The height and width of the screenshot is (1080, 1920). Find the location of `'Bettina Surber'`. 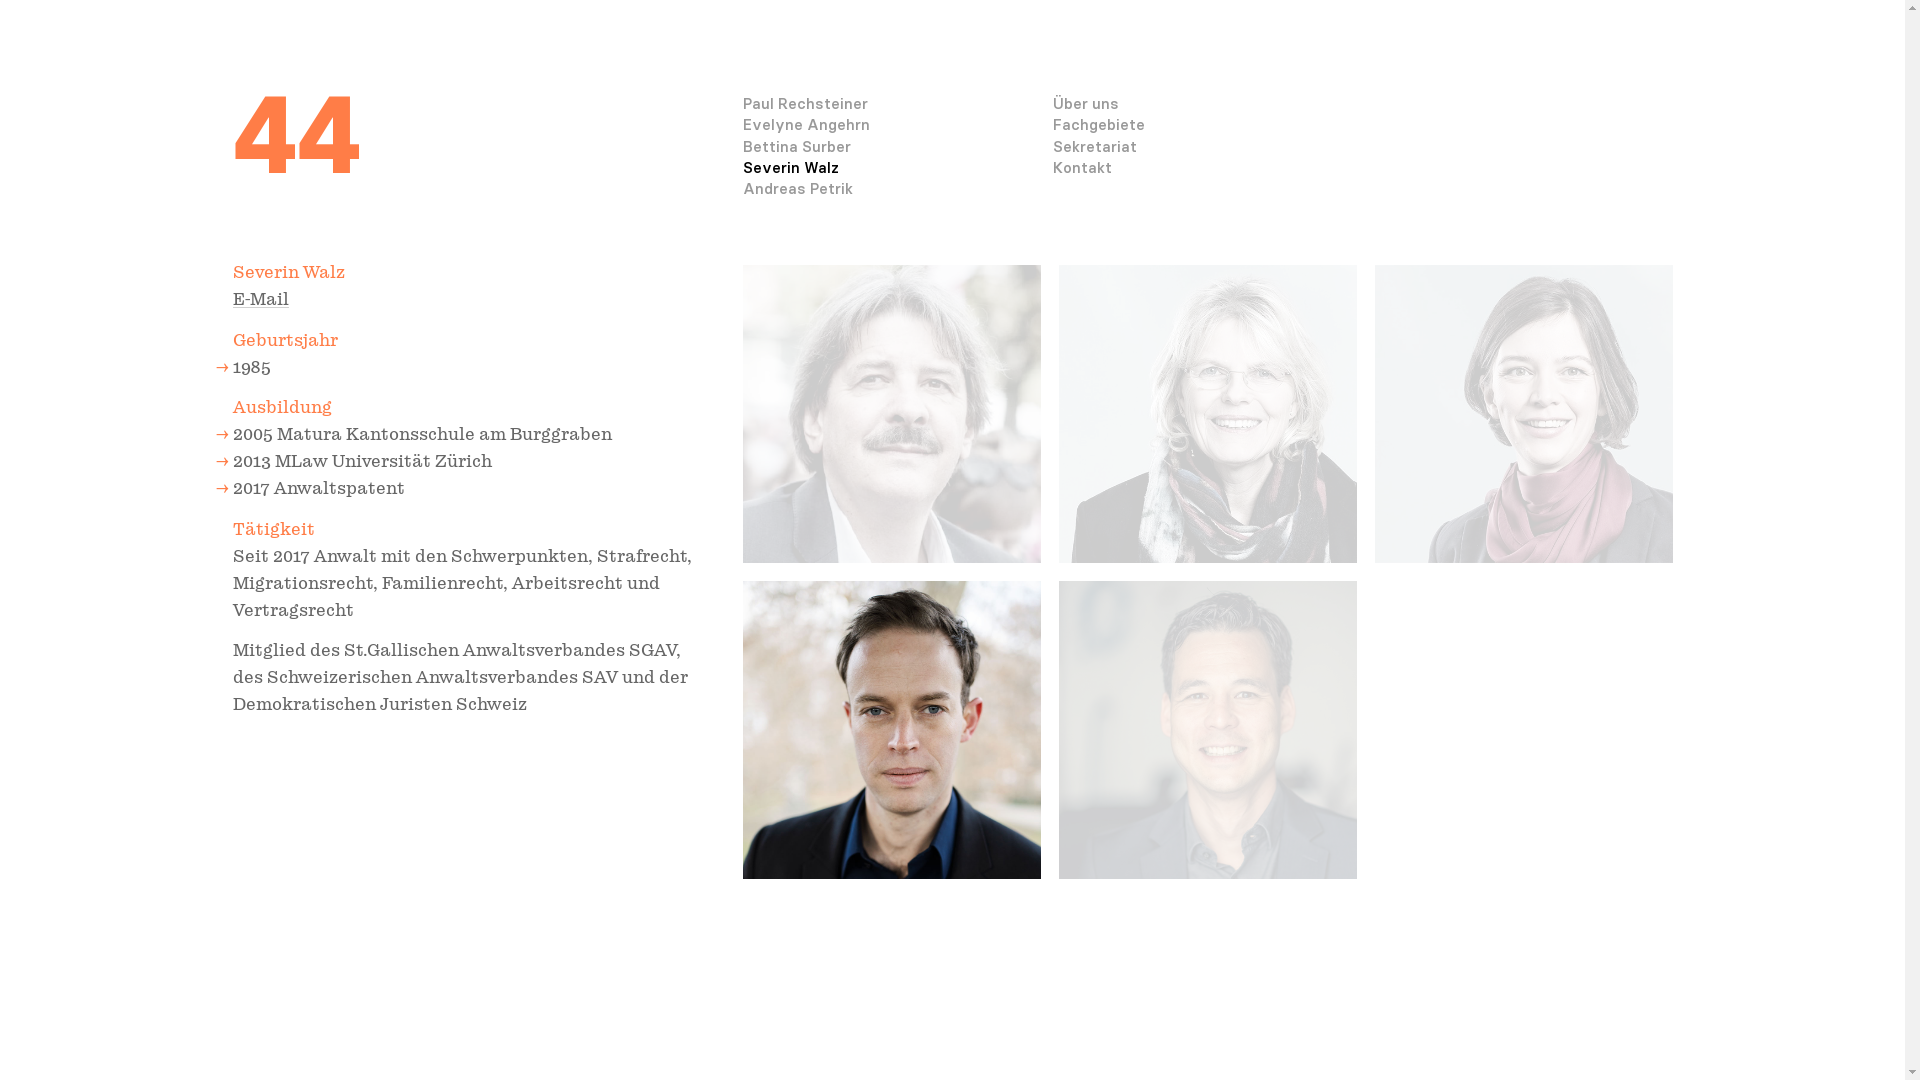

'Bettina Surber' is located at coordinates (795, 145).